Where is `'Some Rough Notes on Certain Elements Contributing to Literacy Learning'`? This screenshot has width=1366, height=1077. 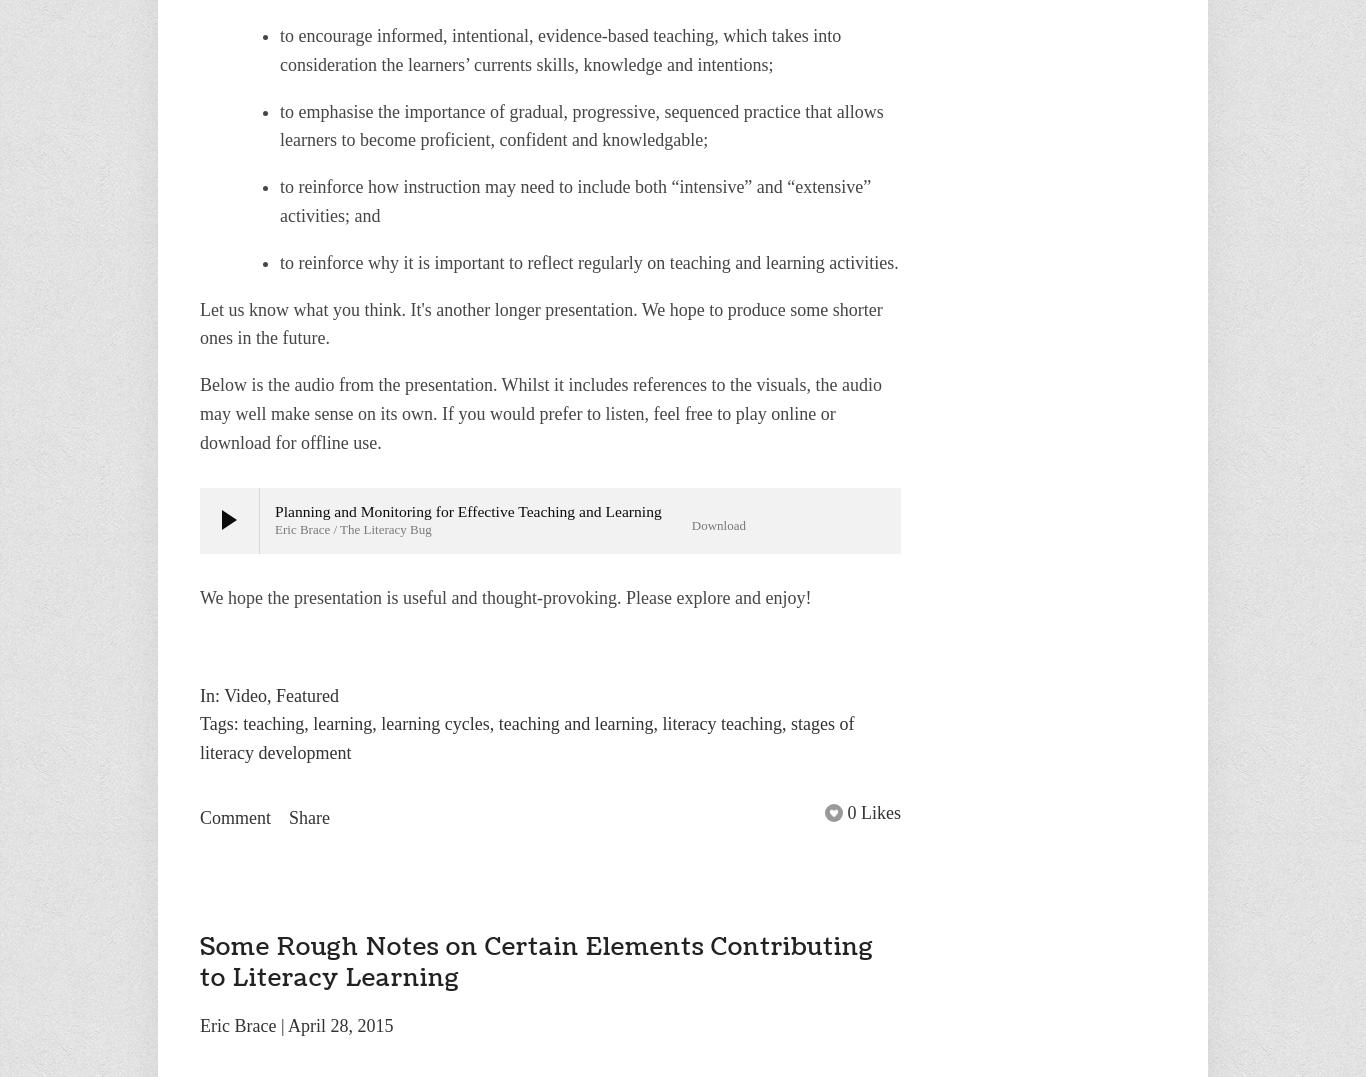
'Some Rough Notes on Certain Elements Contributing to Literacy Learning' is located at coordinates (198, 961).